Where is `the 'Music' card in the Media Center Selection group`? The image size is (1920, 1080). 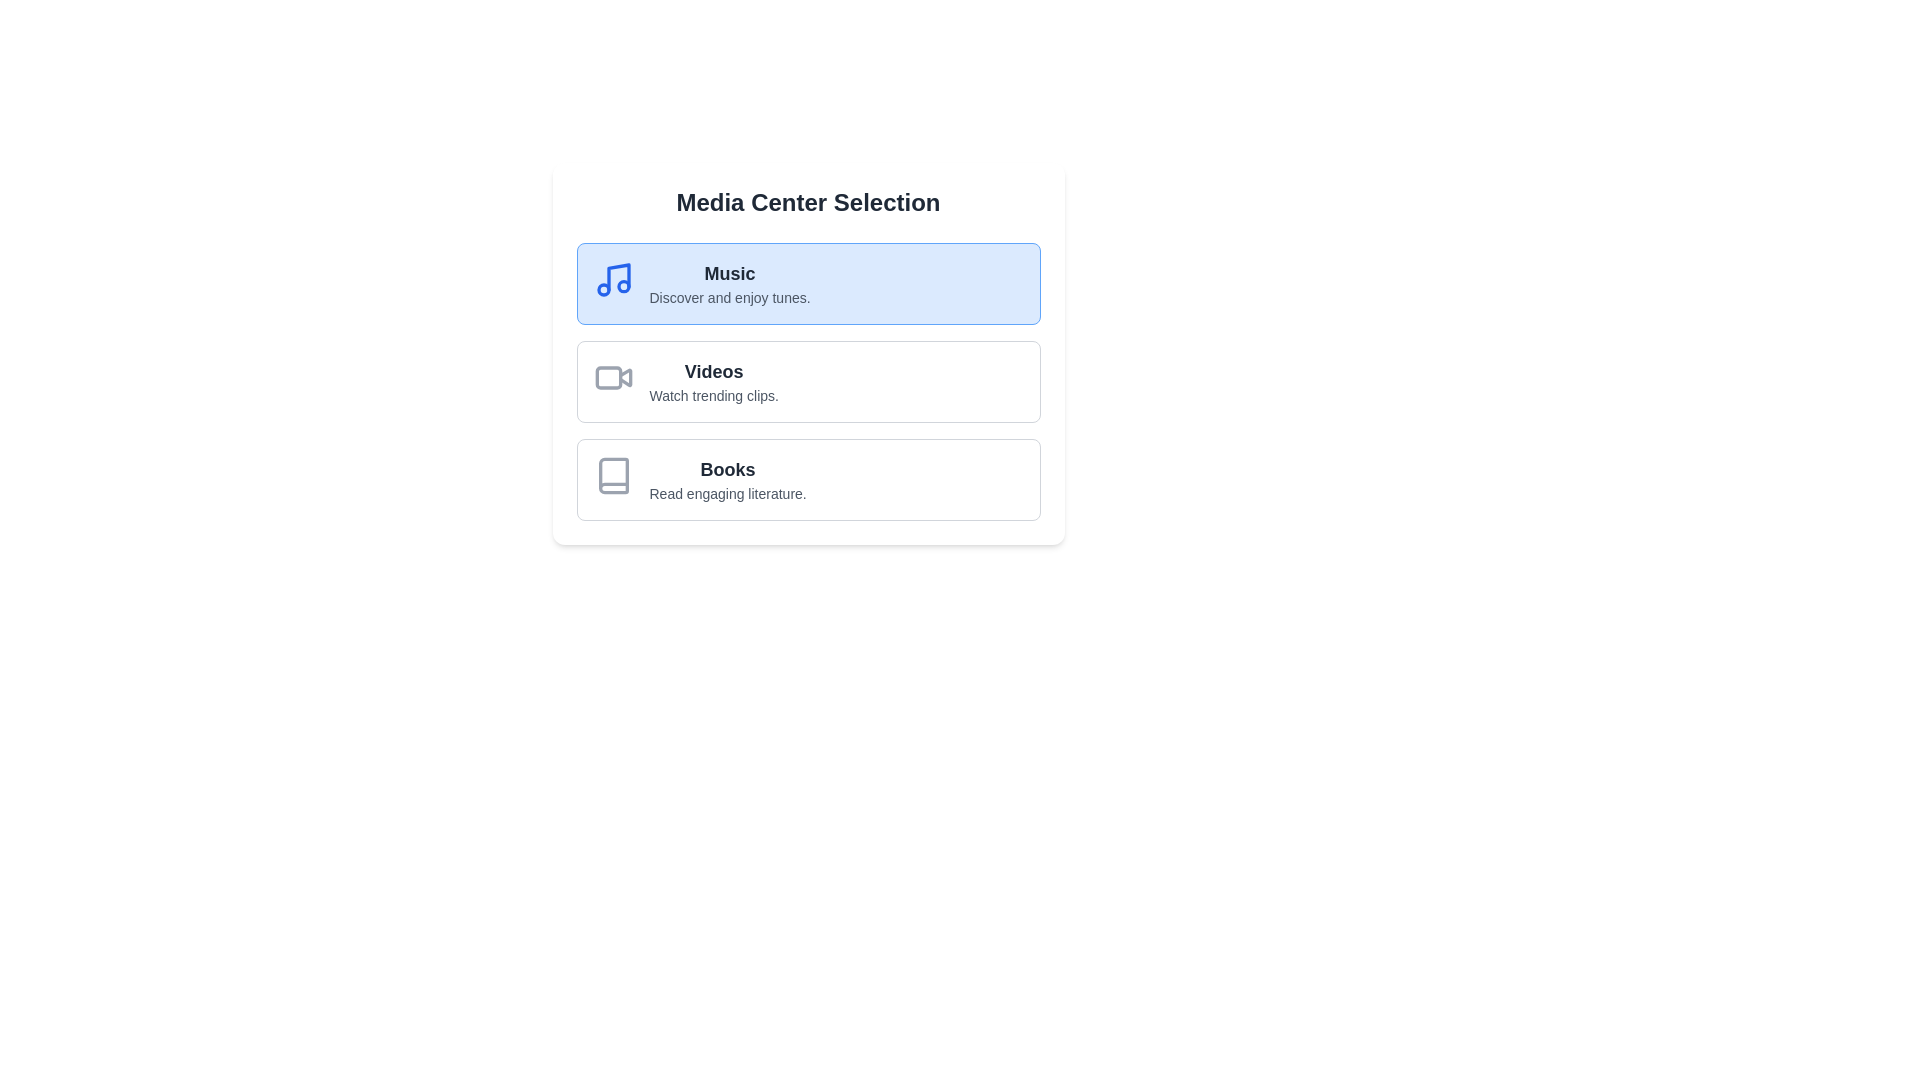
the 'Music' card in the Media Center Selection group is located at coordinates (728, 284).